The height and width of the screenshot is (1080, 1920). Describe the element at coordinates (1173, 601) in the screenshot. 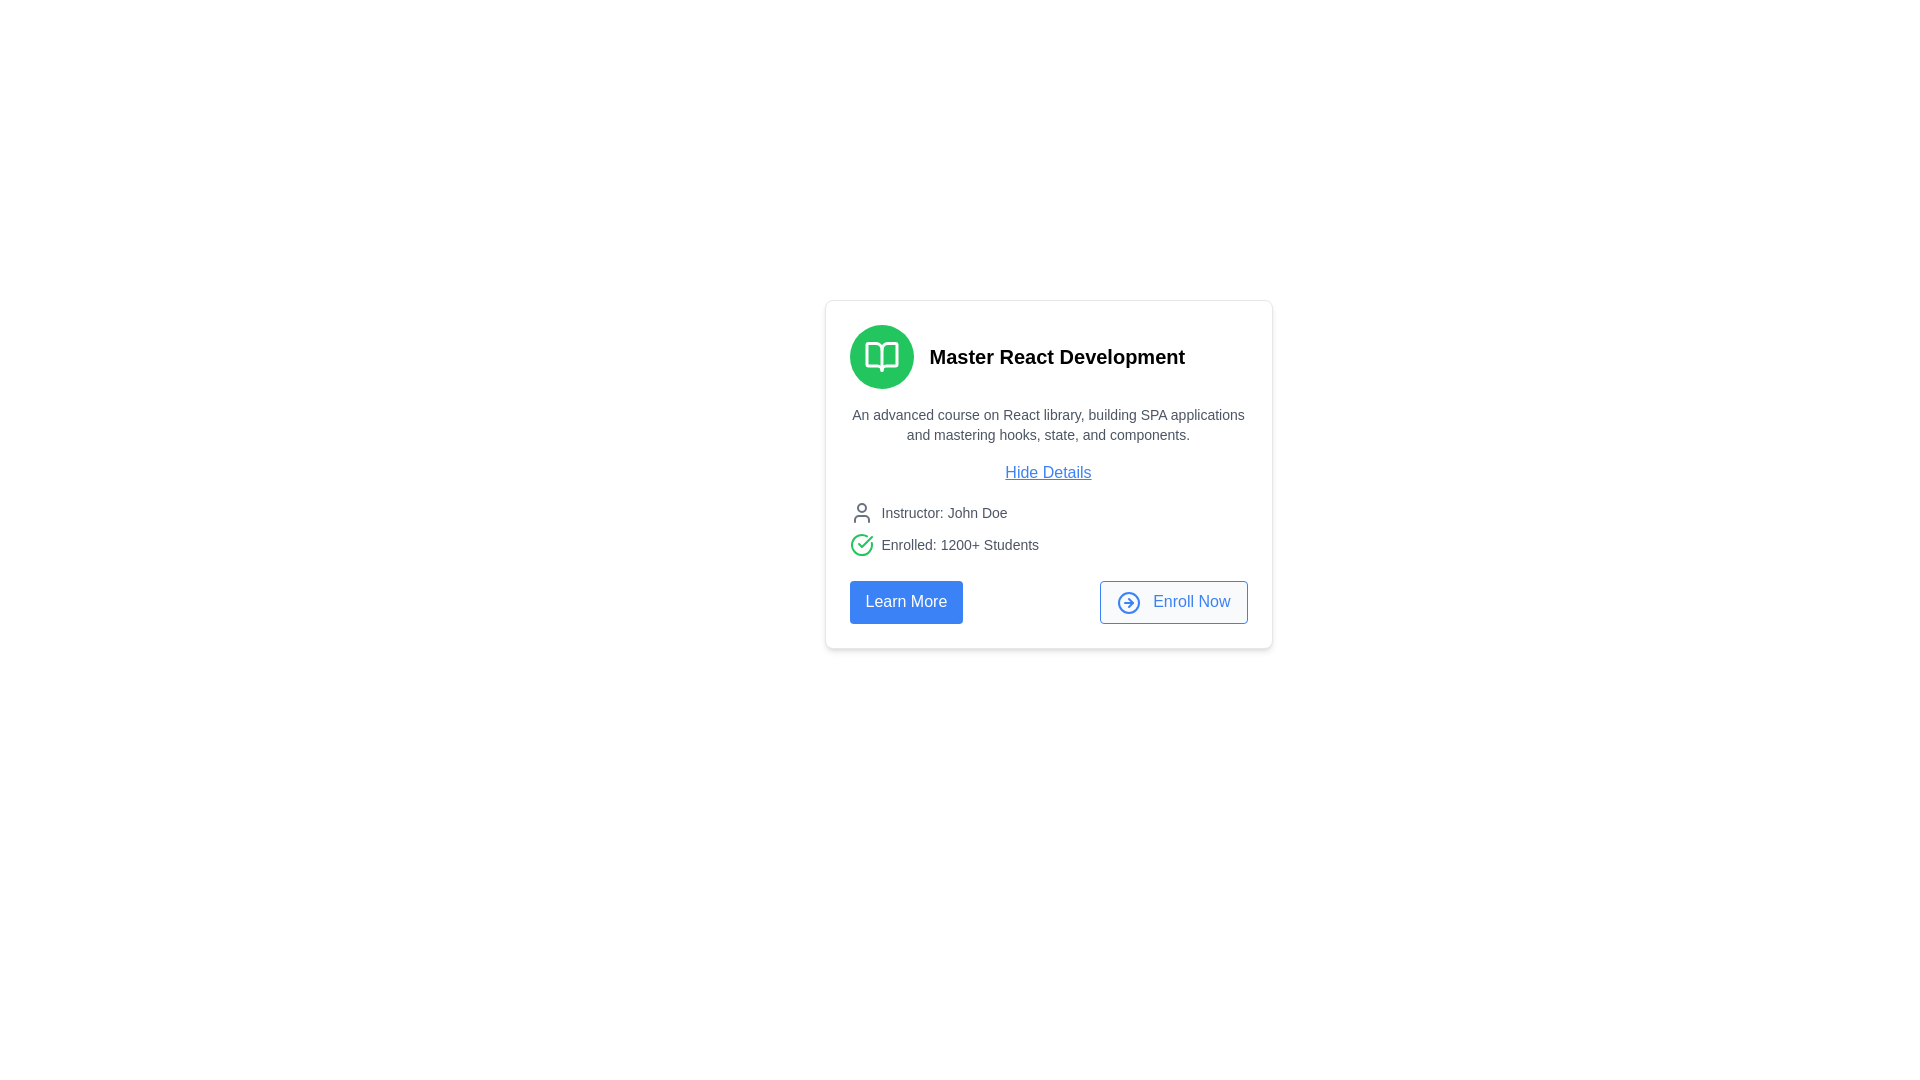

I see `the second button in the horizontal layout below the course description card` at that location.